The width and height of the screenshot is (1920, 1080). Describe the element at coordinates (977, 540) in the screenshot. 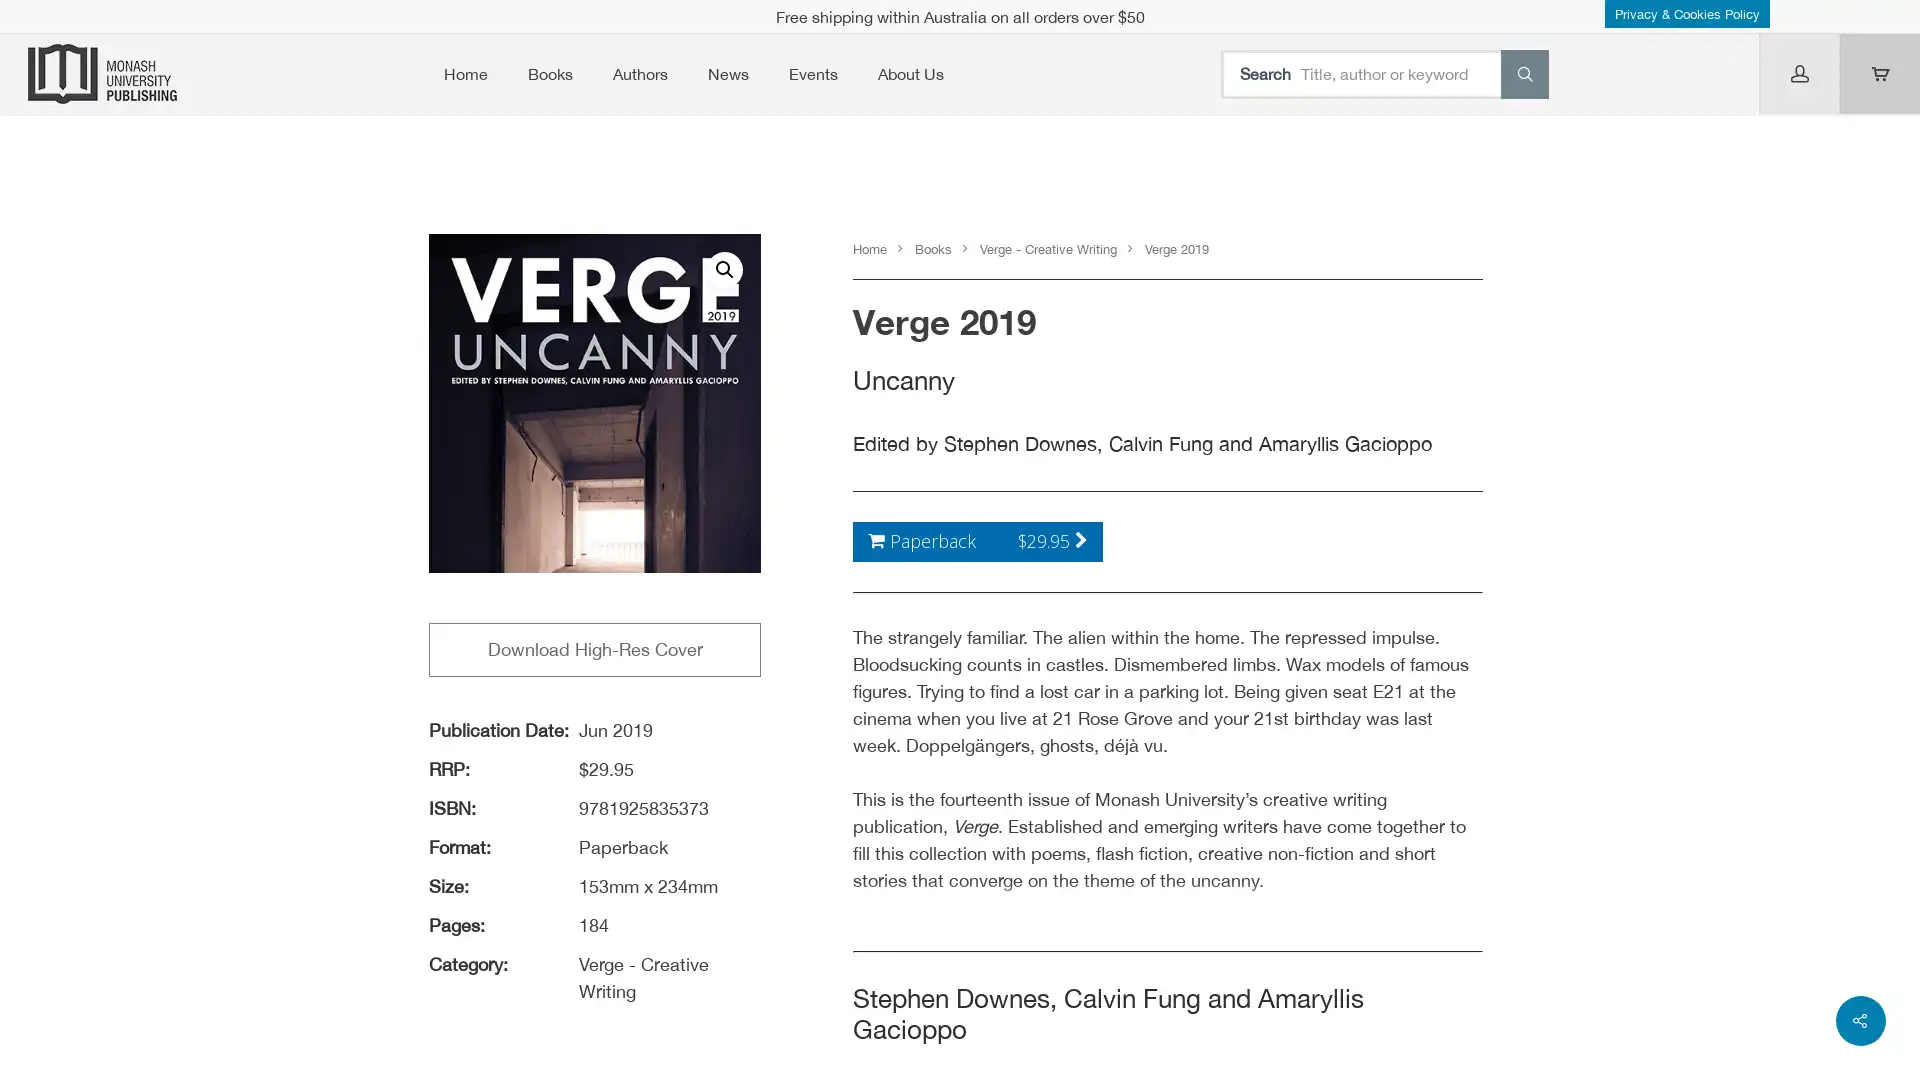

I see `Paperback $29.95` at that location.